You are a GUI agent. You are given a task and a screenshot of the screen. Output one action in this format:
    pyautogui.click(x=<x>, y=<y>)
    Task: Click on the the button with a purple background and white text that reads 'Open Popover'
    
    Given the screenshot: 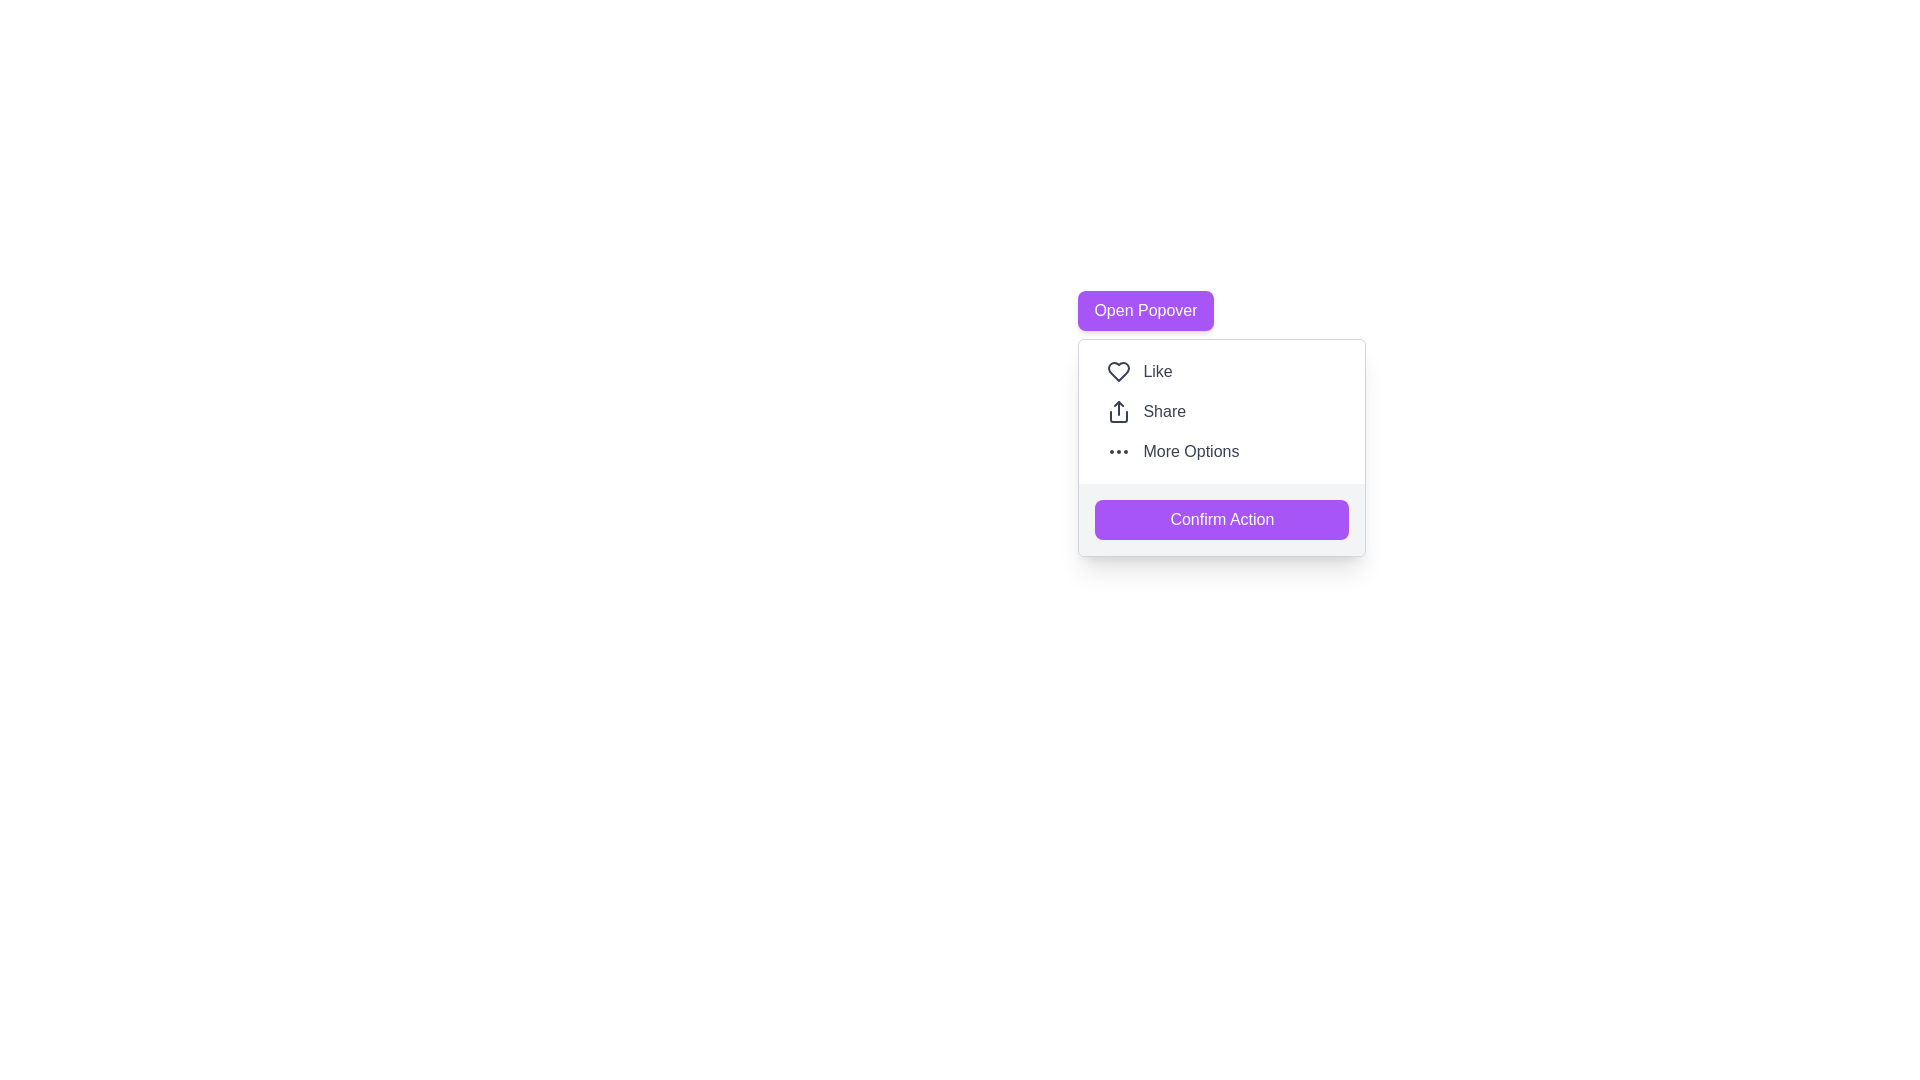 What is the action you would take?
    pyautogui.click(x=1146, y=311)
    